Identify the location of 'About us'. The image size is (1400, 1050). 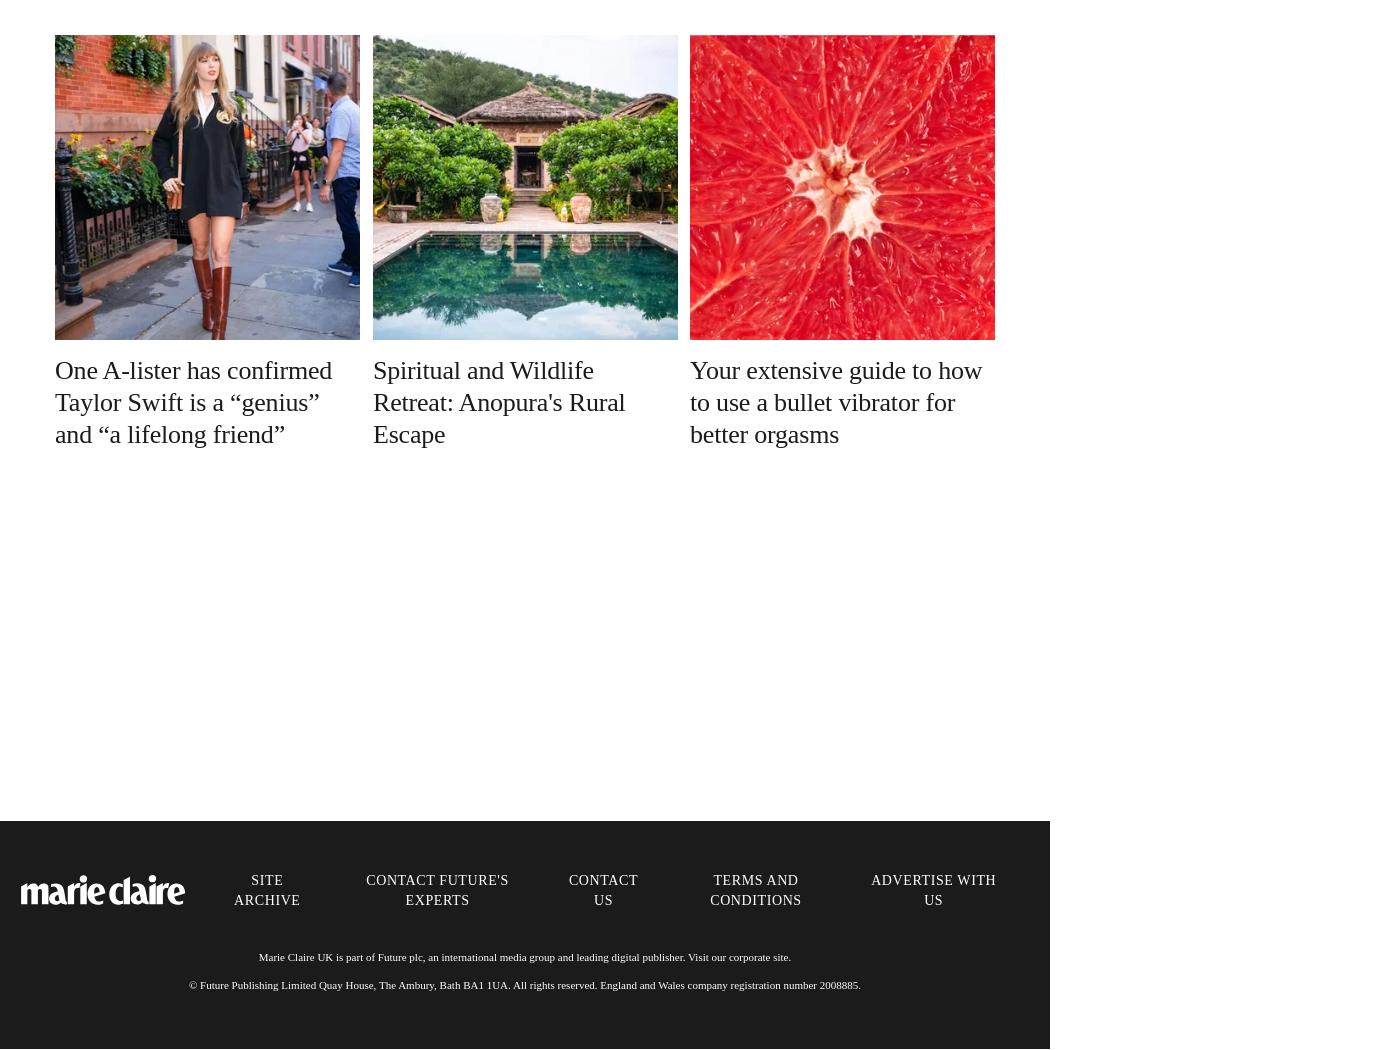
(1346, 878).